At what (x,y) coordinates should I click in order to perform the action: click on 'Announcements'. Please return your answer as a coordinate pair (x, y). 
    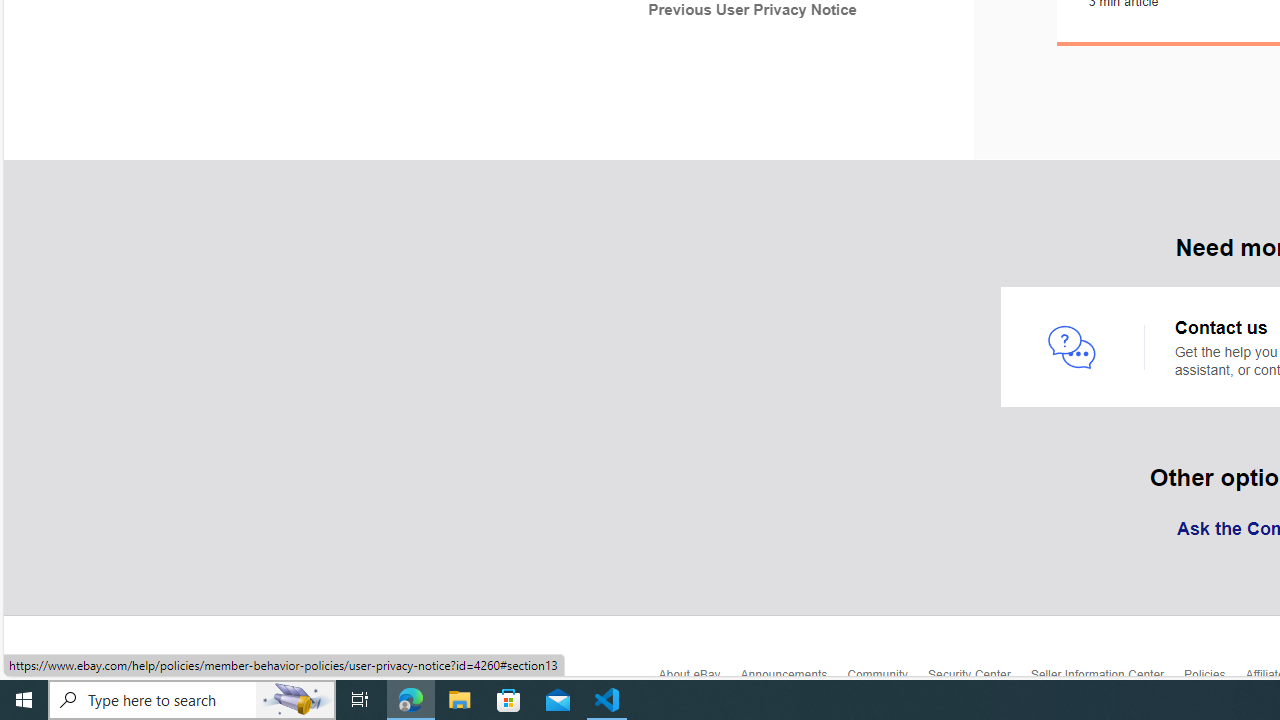
    Looking at the image, I should click on (792, 678).